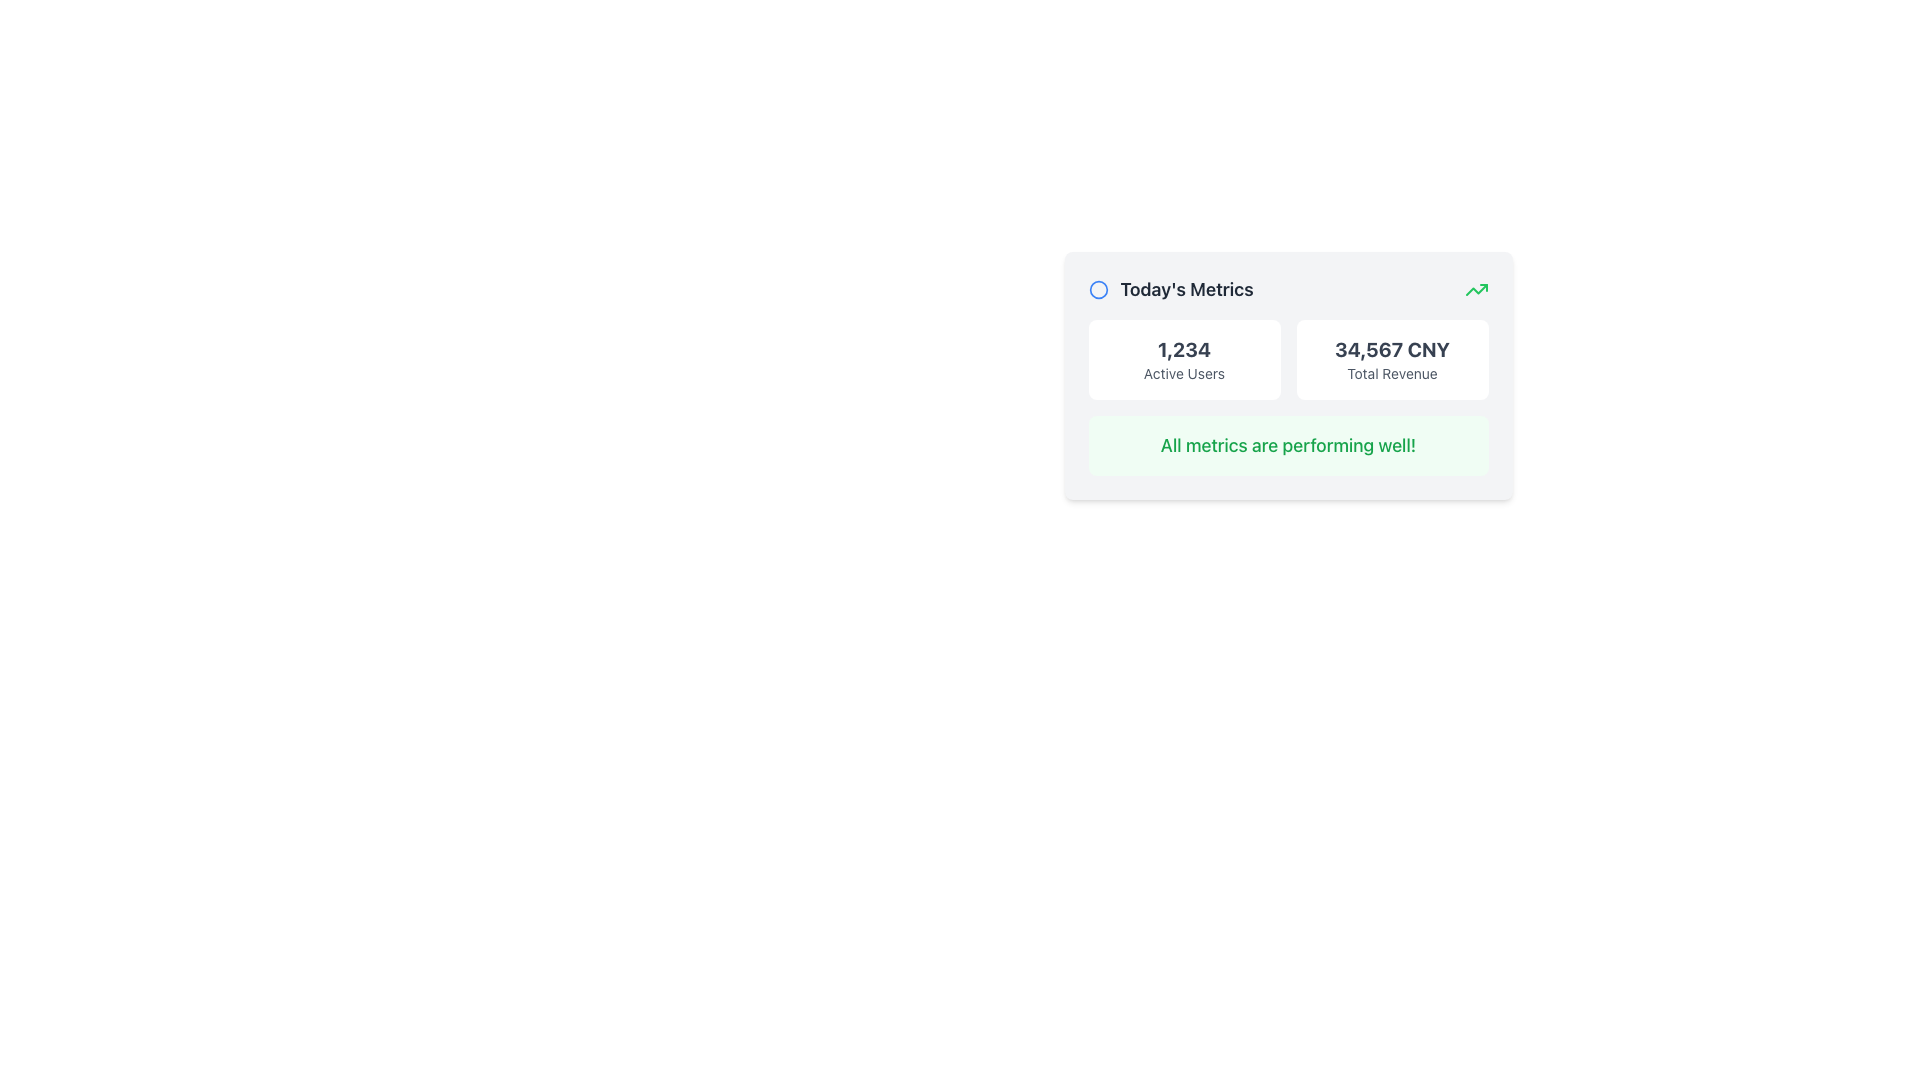 The width and height of the screenshot is (1920, 1080). I want to click on the Informational banner with a light green background that contains the text 'All metrics are performing well!' located at the bottom of the grid layout, so click(1288, 445).